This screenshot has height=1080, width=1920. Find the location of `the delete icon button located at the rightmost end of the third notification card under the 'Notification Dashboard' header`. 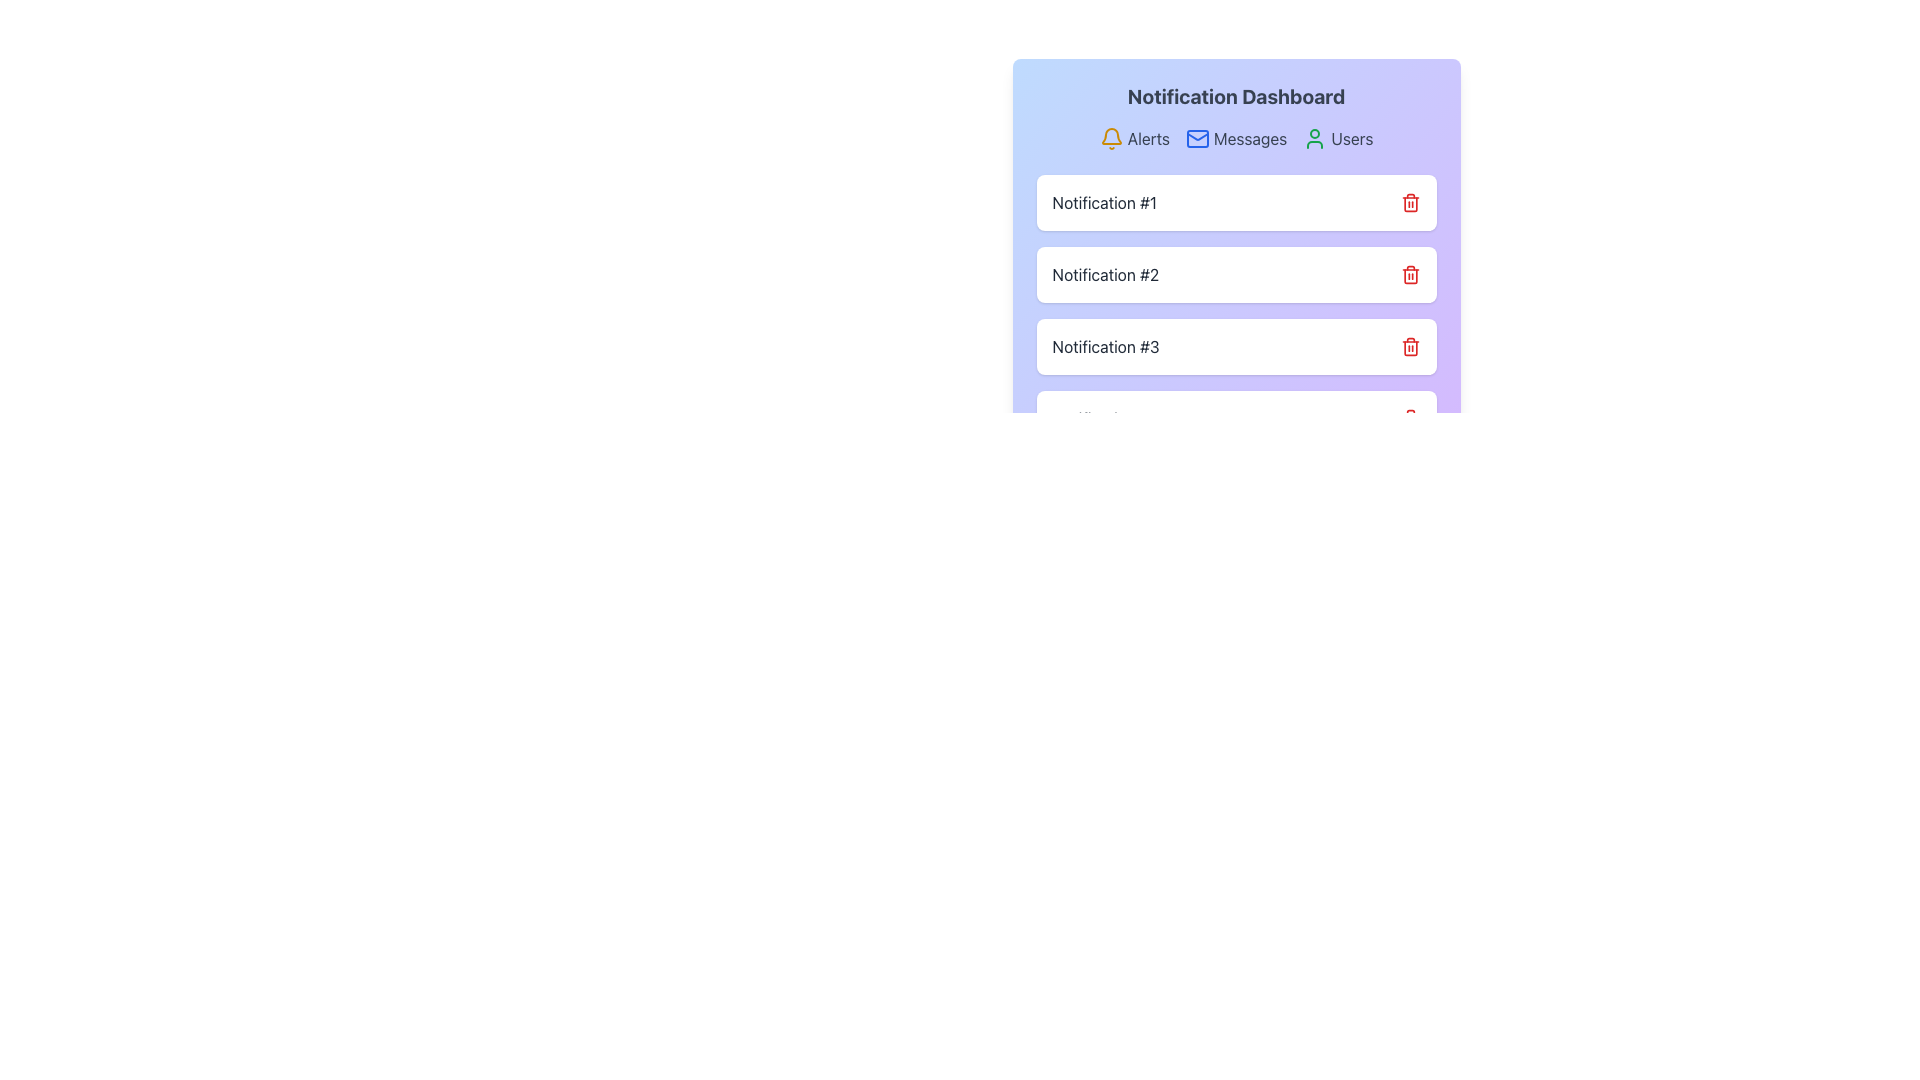

the delete icon button located at the rightmost end of the third notification card under the 'Notification Dashboard' header is located at coordinates (1409, 346).